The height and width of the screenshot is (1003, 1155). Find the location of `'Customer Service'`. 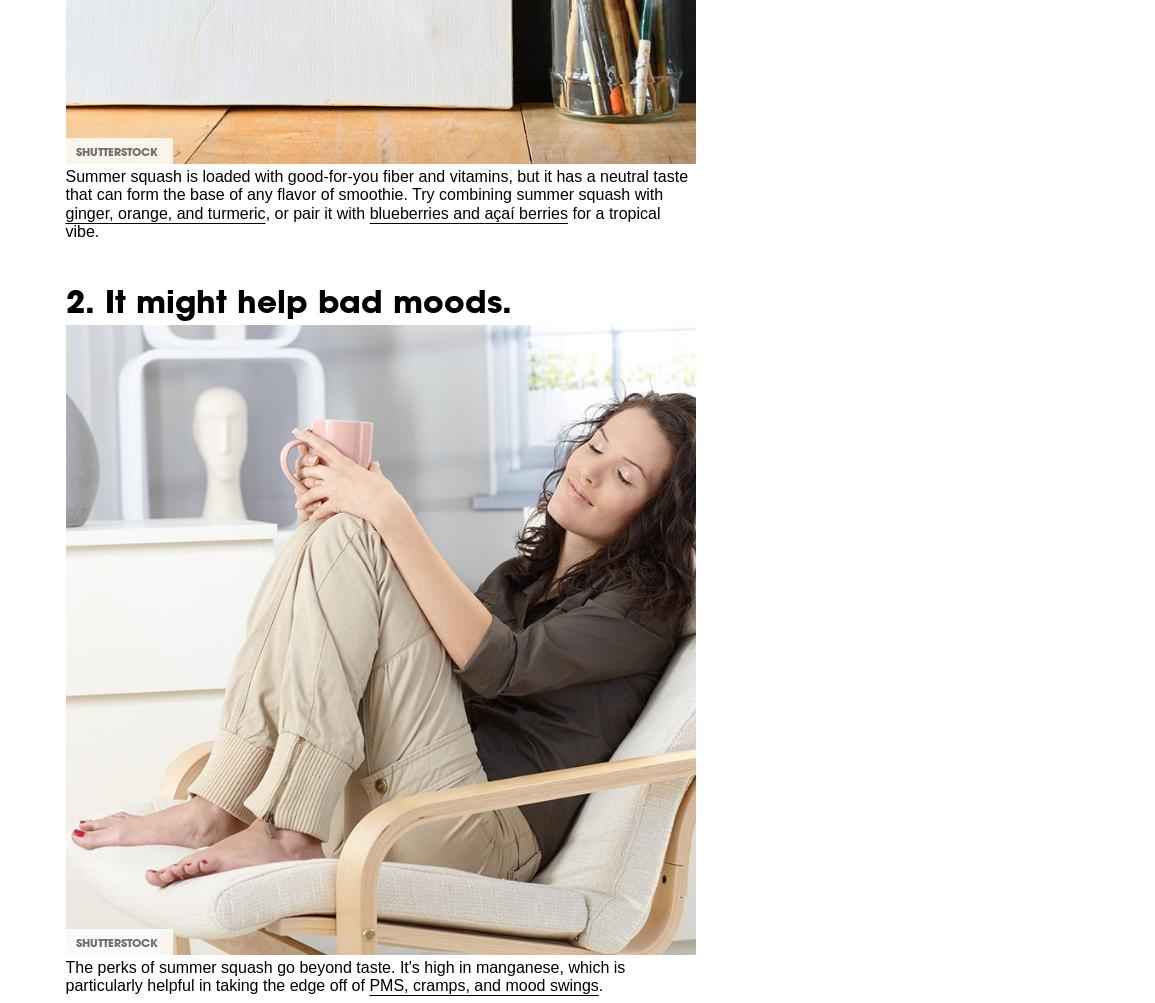

'Customer Service' is located at coordinates (308, 85).